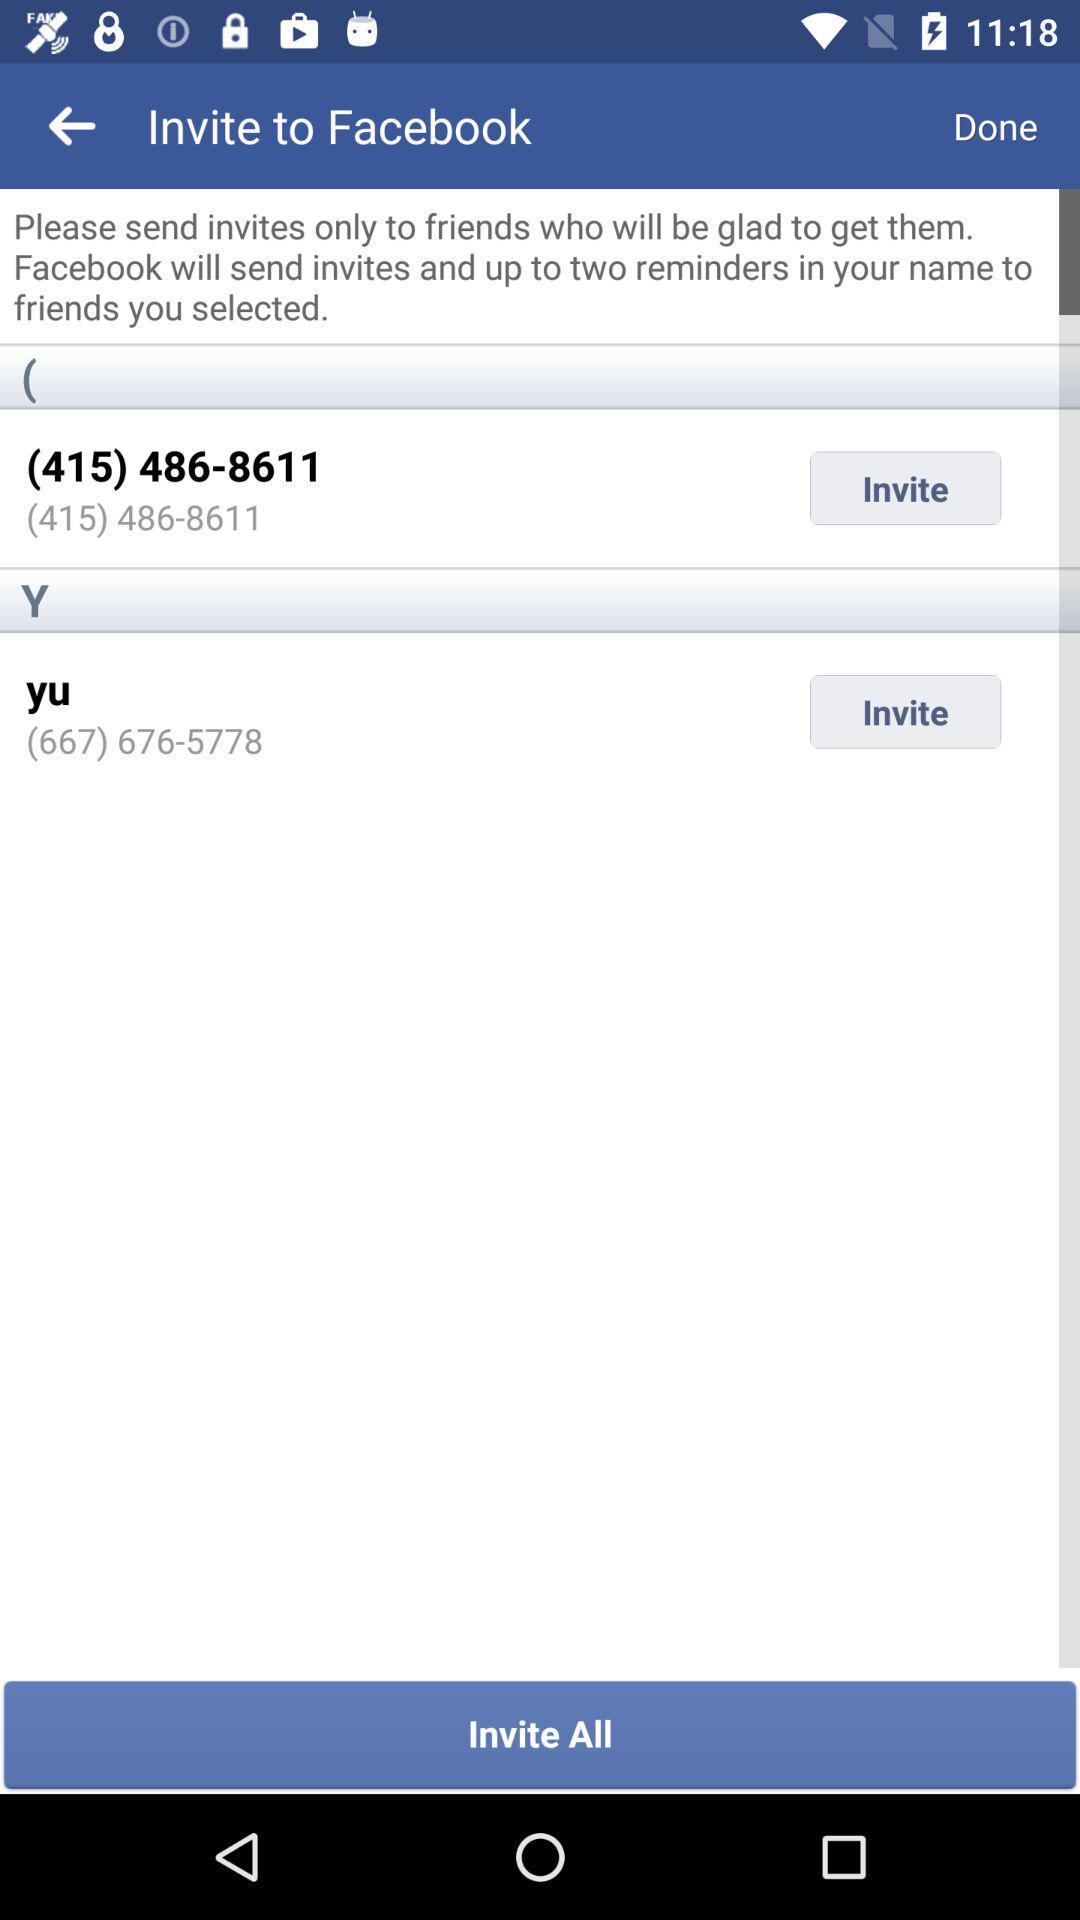 The image size is (1080, 1920). Describe the element at coordinates (47, 688) in the screenshot. I see `icon to the left of invite icon` at that location.